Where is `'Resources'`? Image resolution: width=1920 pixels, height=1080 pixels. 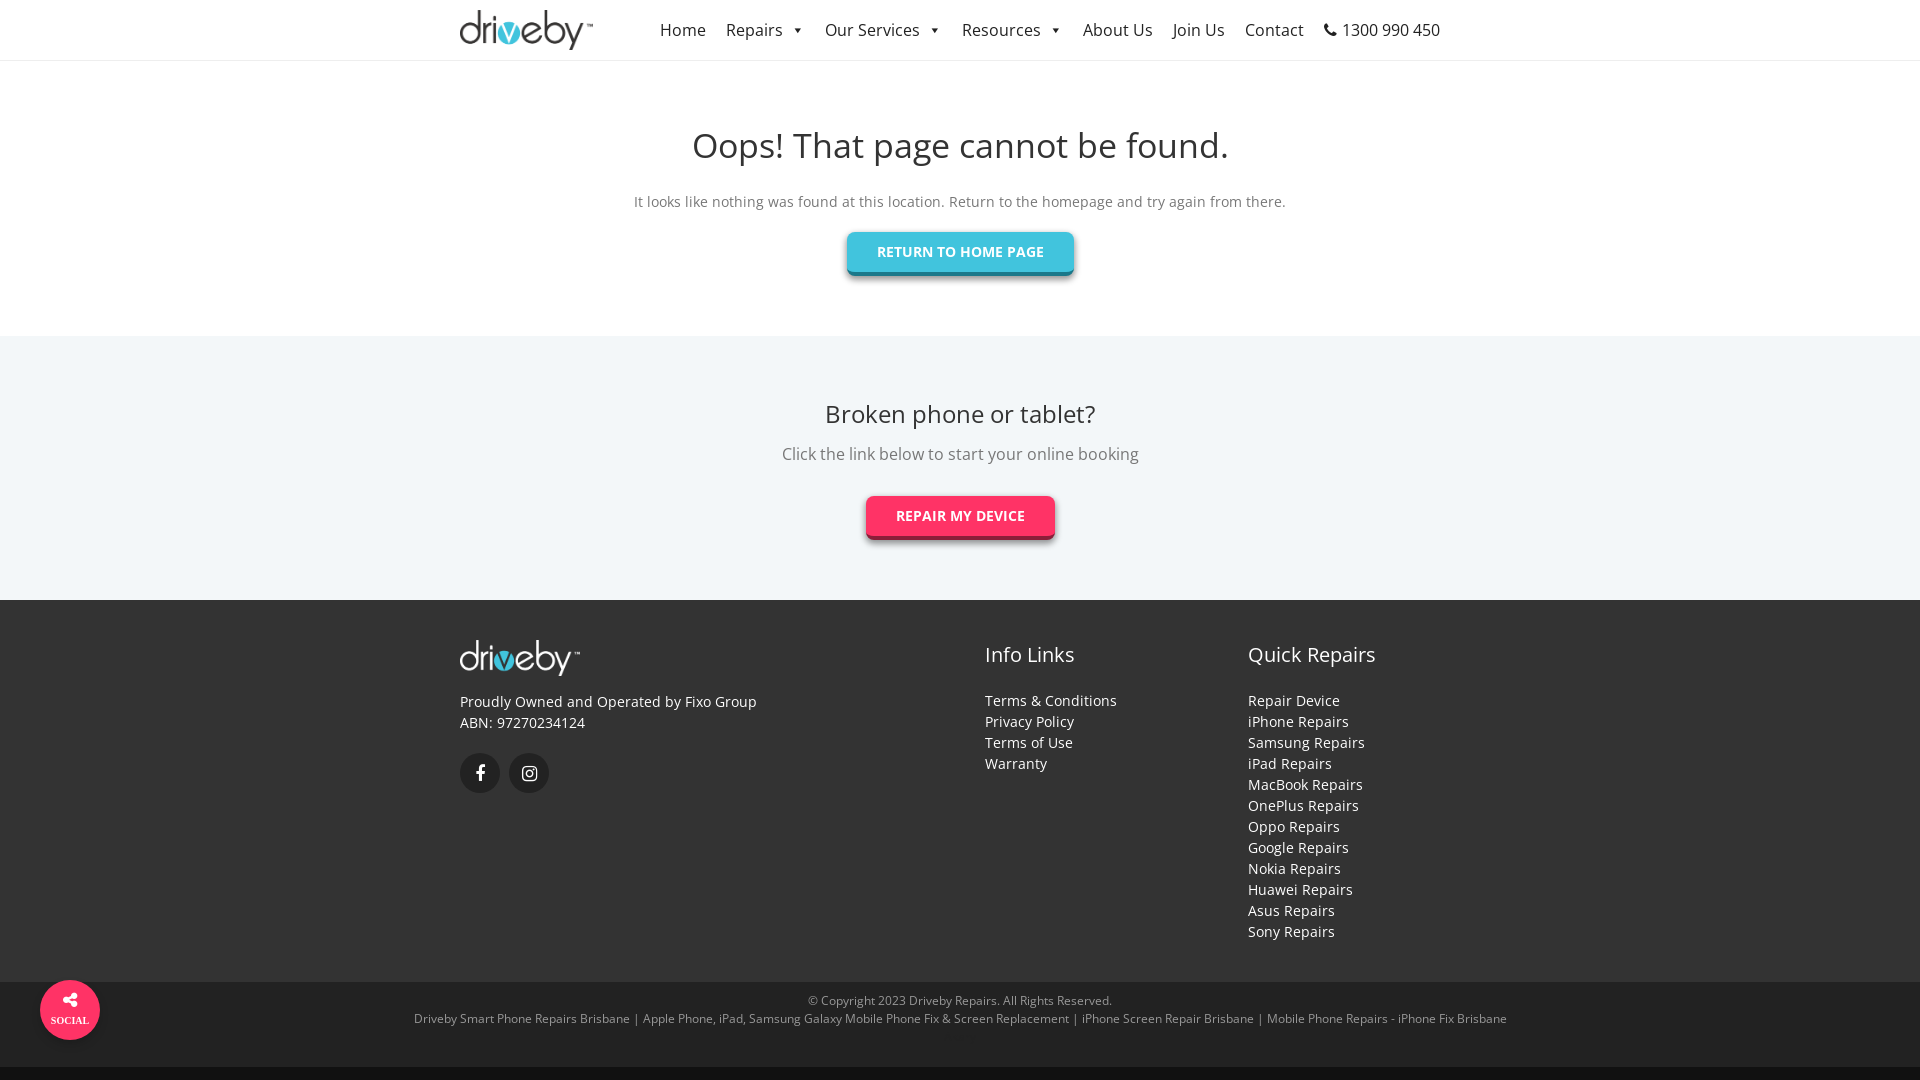 'Resources' is located at coordinates (1012, 30).